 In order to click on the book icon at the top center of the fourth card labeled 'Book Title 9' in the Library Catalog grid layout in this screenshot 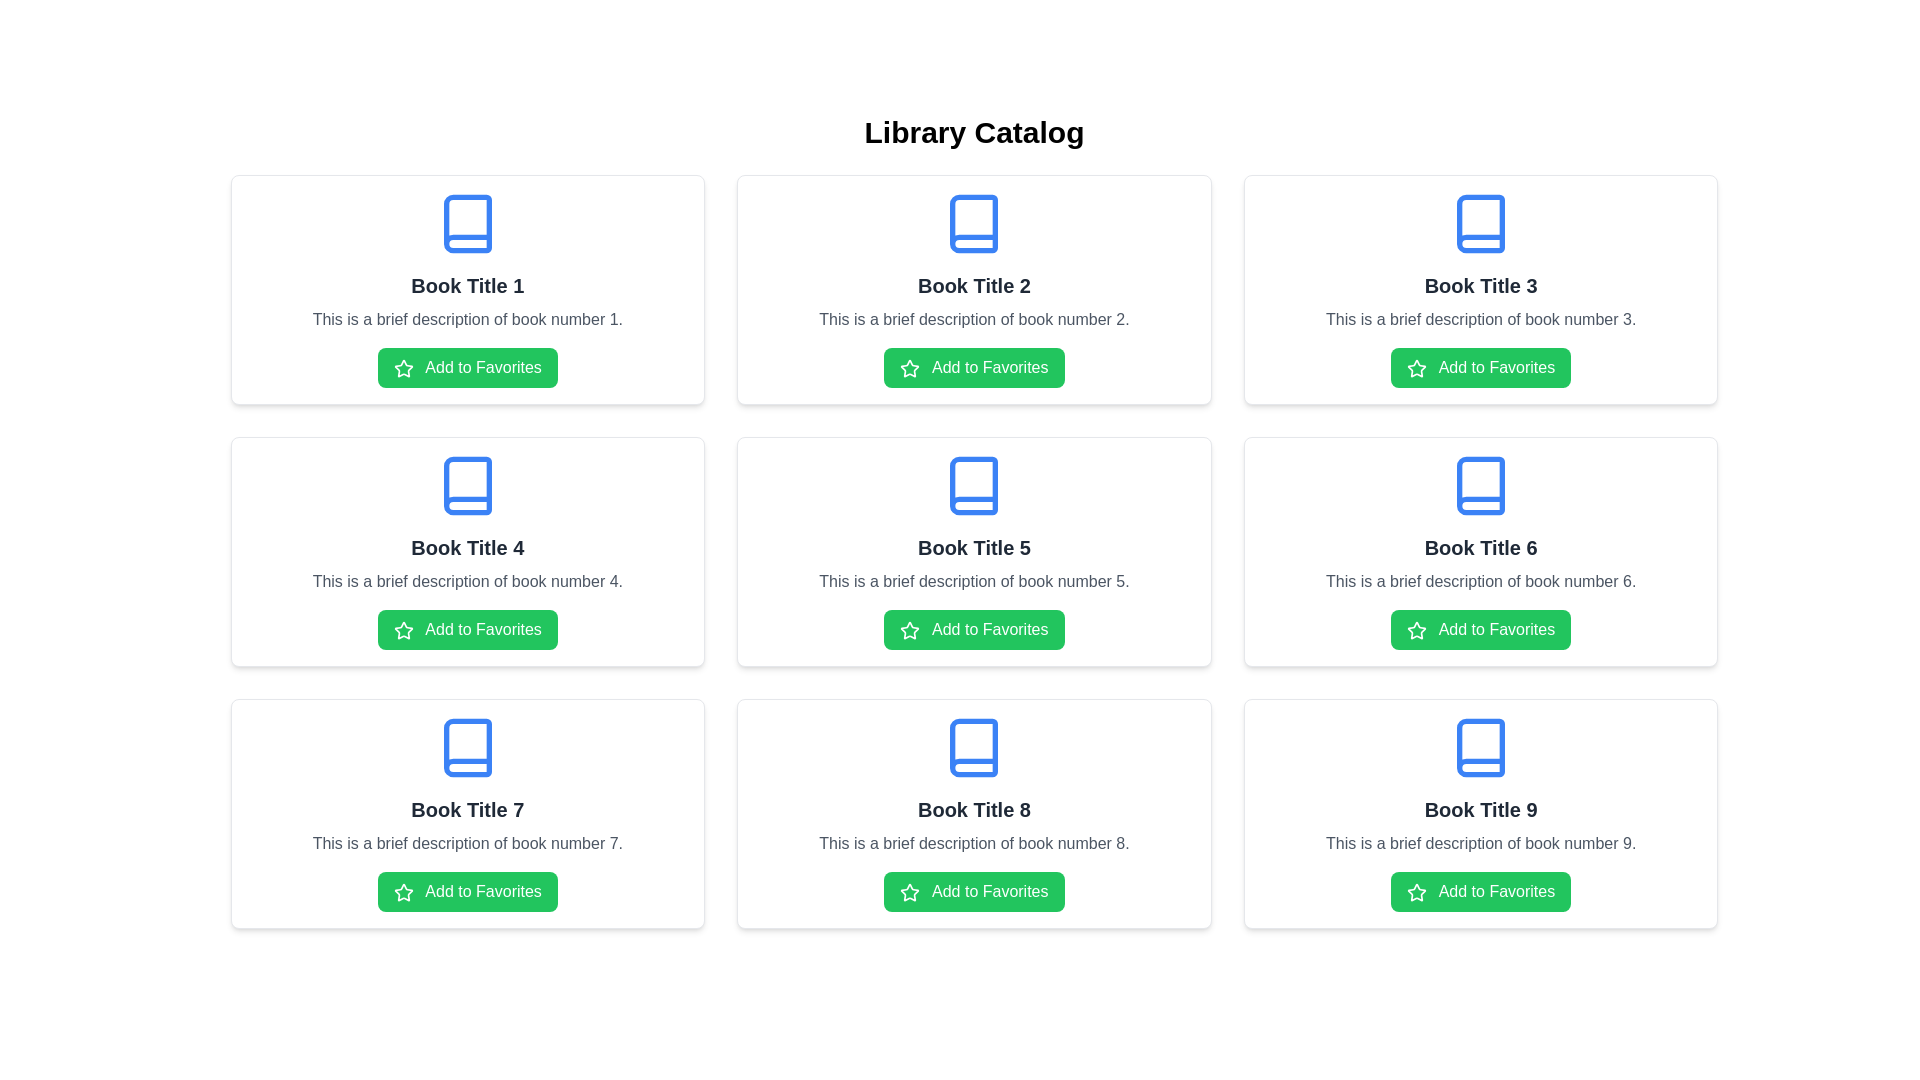, I will do `click(1481, 748)`.